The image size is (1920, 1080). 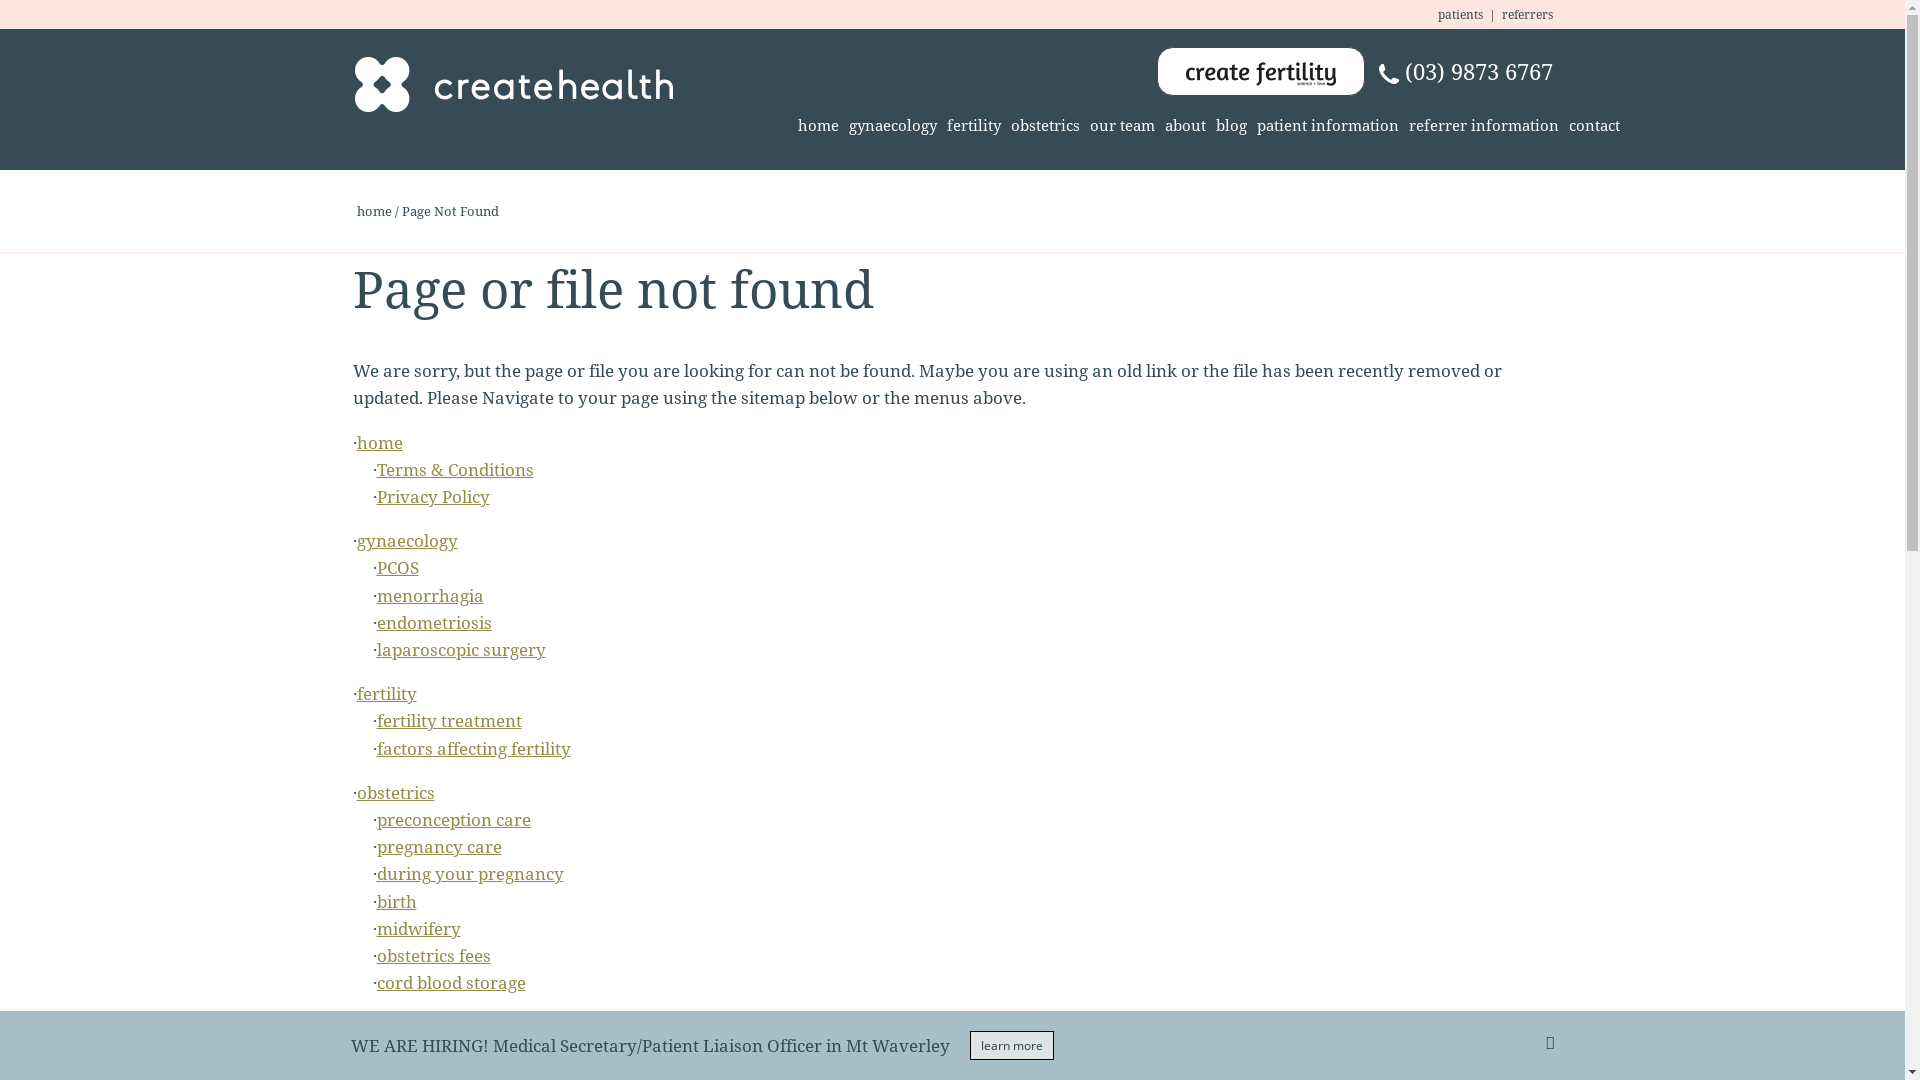 What do you see at coordinates (1328, 126) in the screenshot?
I see `'patient information'` at bounding box center [1328, 126].